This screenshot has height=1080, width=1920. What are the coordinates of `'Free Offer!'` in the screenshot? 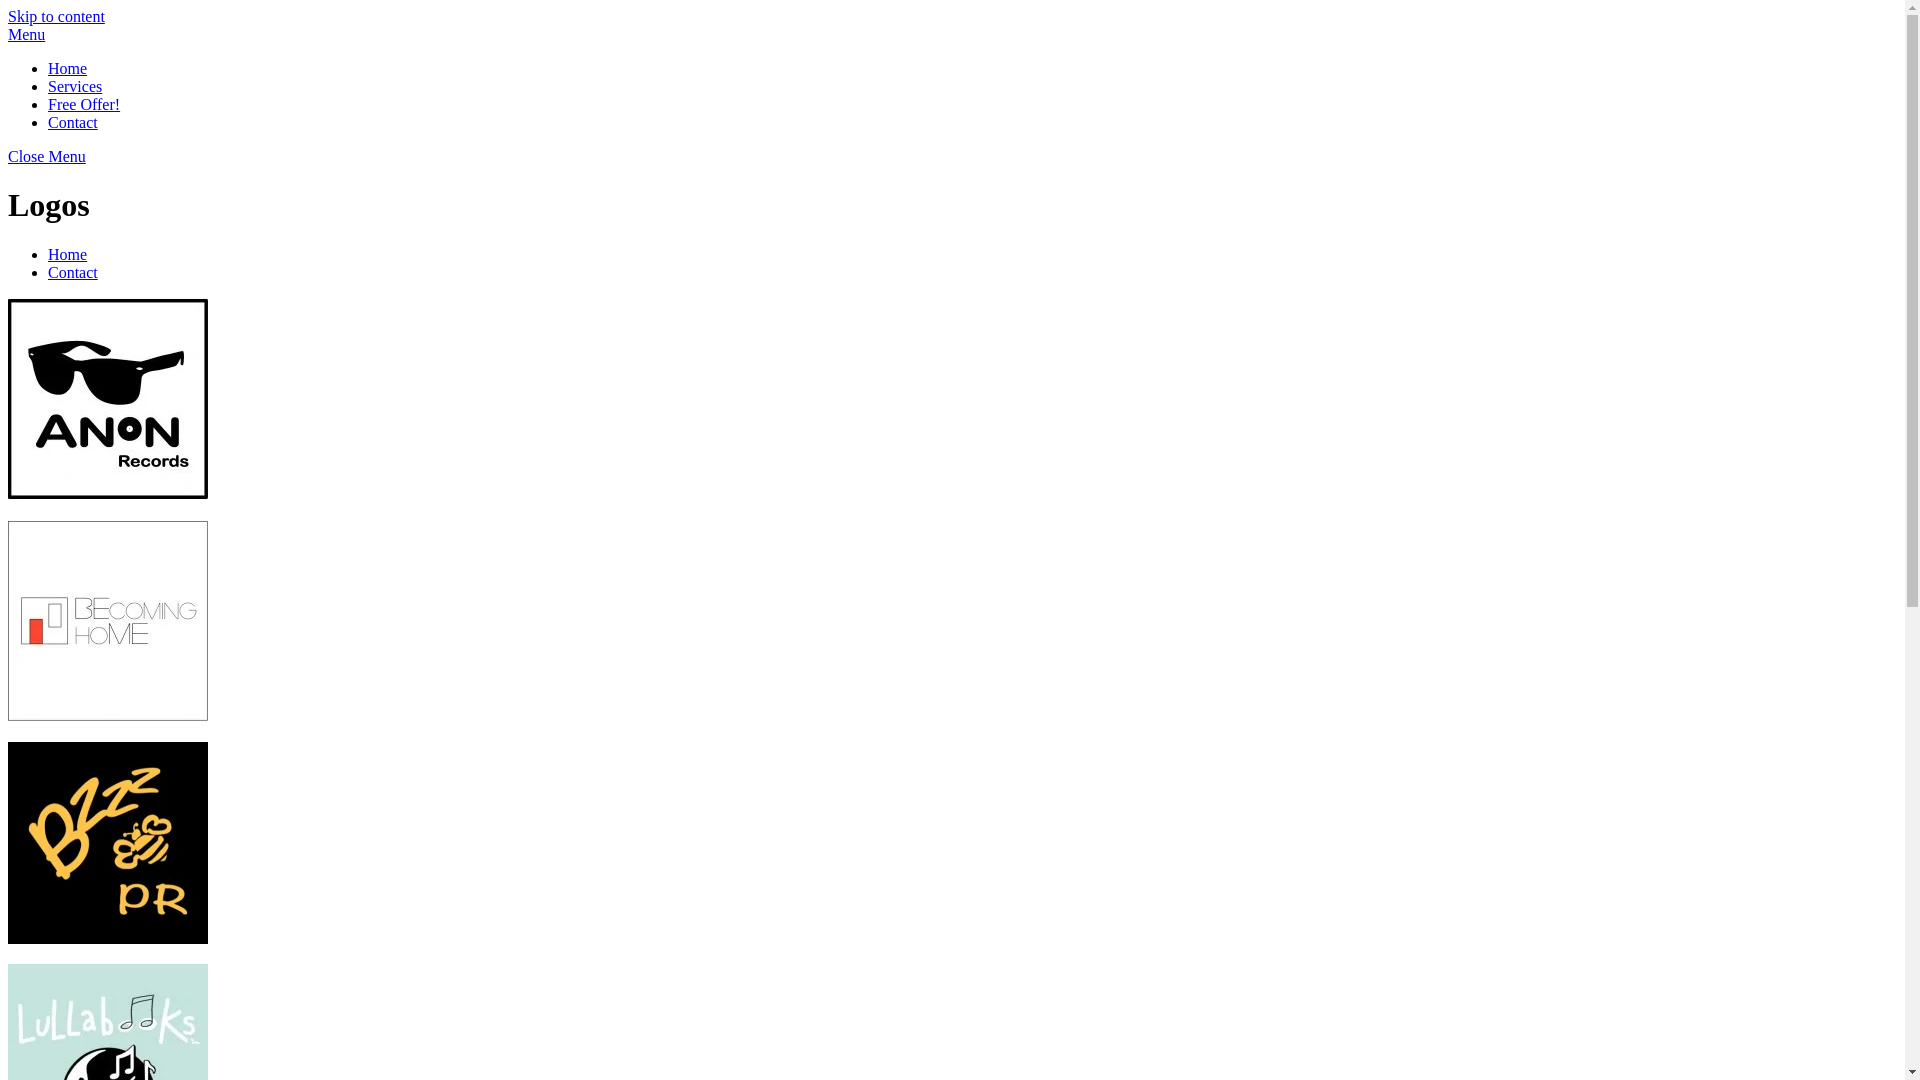 It's located at (82, 104).